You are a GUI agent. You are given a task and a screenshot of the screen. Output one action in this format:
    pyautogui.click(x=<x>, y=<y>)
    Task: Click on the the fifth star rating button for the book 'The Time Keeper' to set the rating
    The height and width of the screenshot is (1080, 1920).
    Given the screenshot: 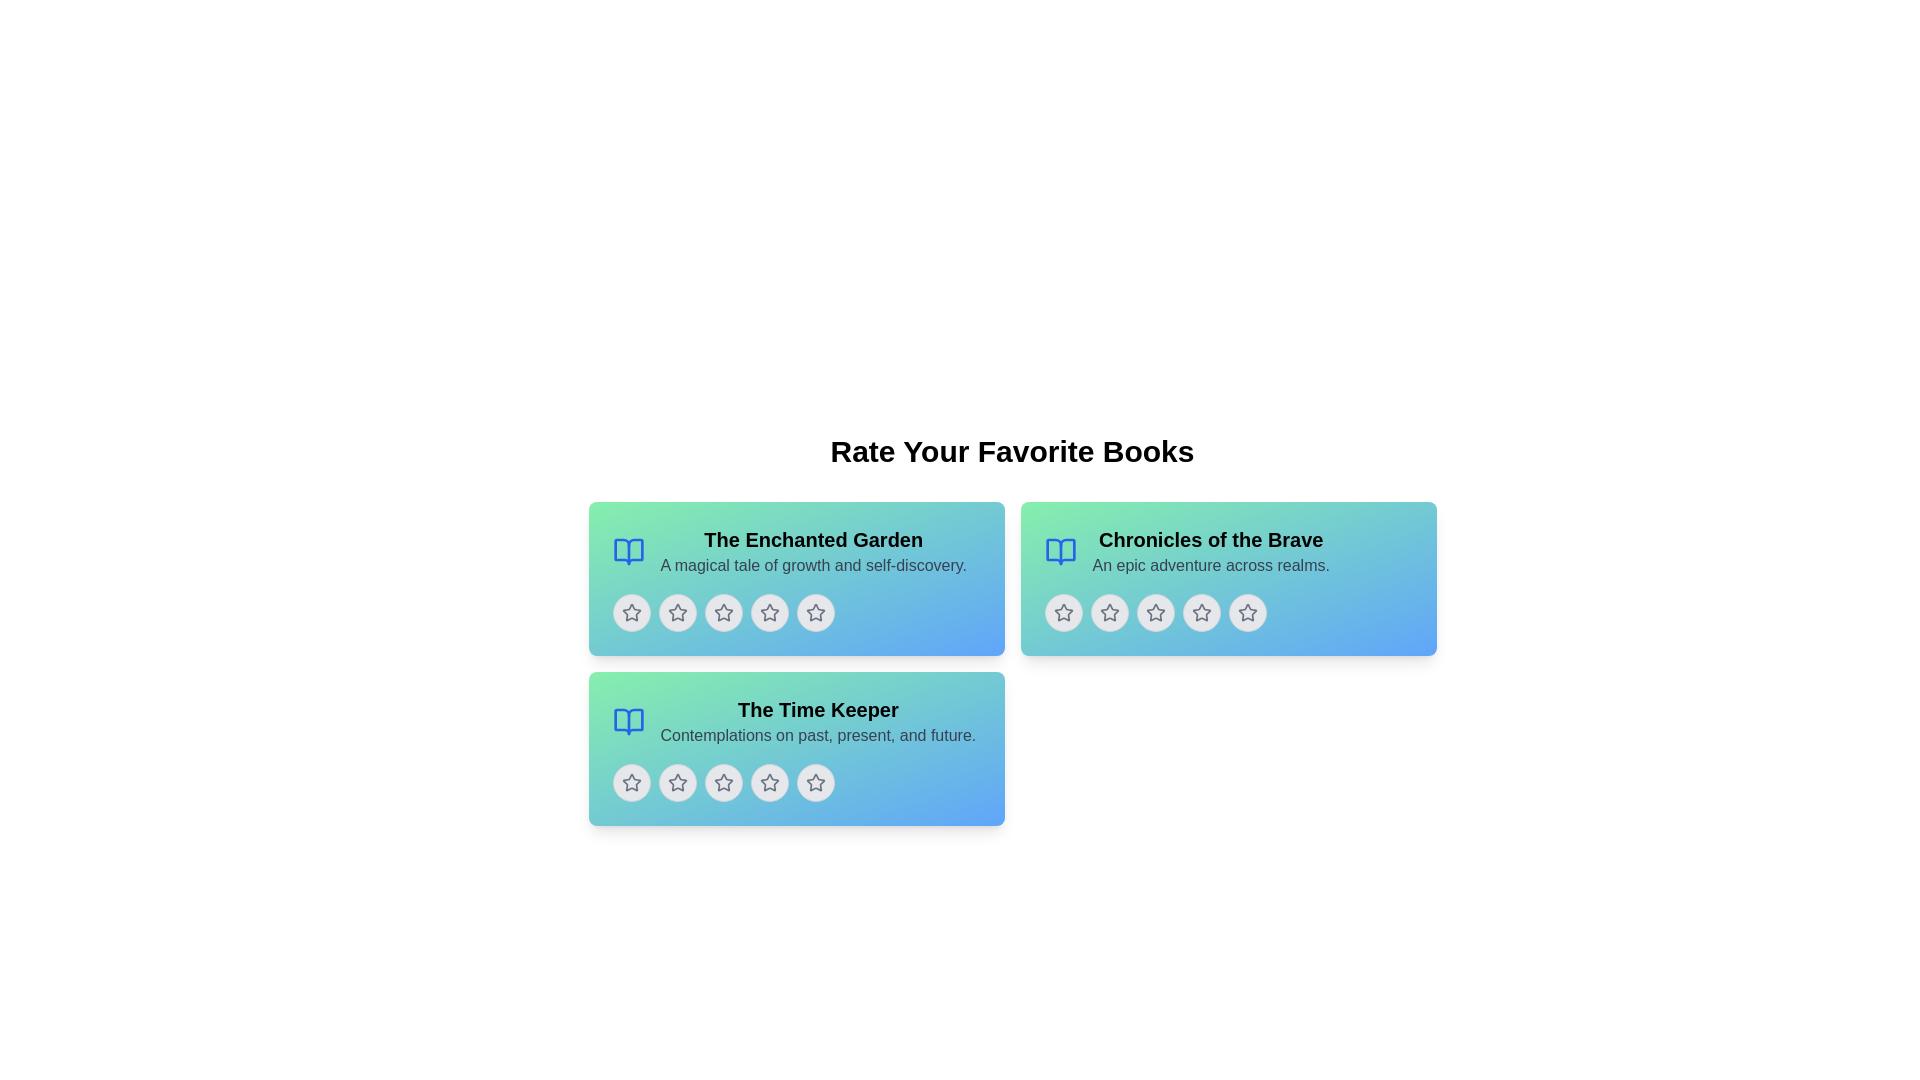 What is the action you would take?
    pyautogui.click(x=815, y=782)
    